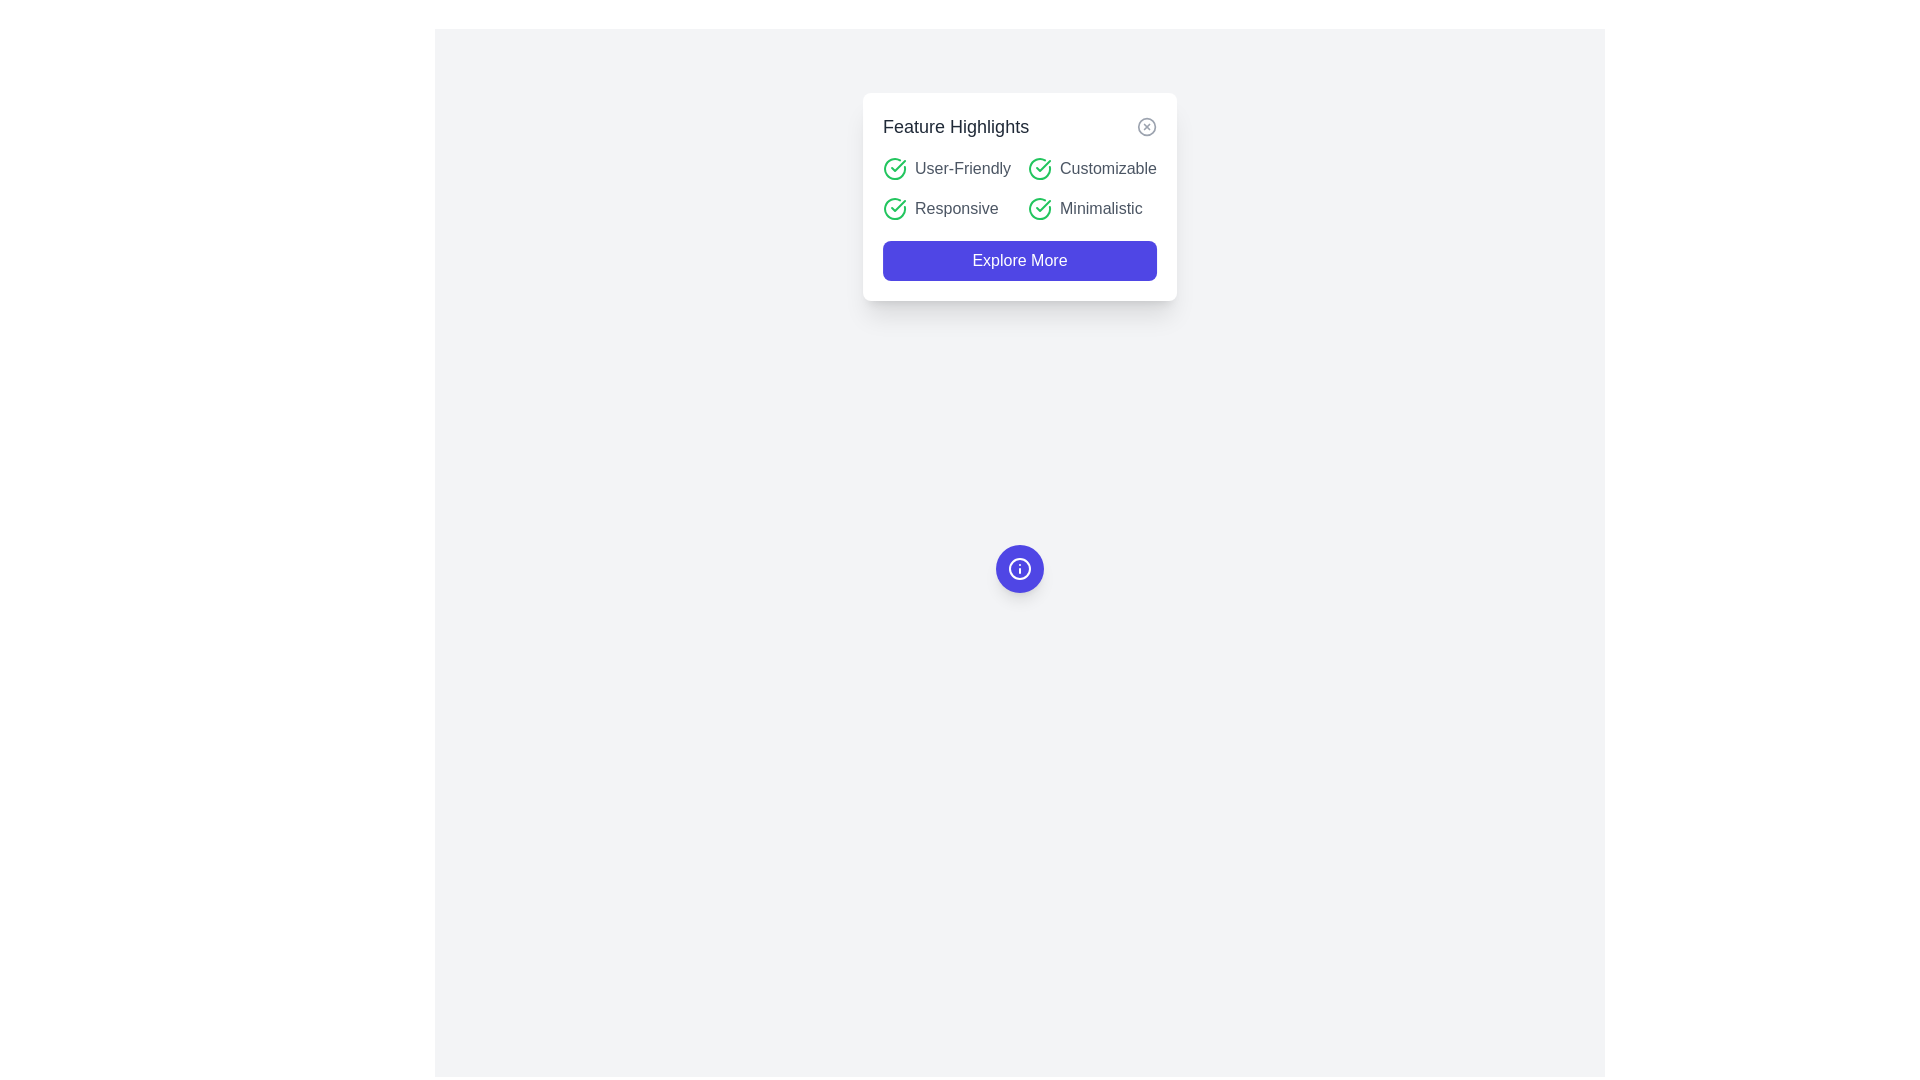 Image resolution: width=1920 pixels, height=1080 pixels. Describe the element at coordinates (1147, 127) in the screenshot. I see `the circle element in the SVG icon located at the top-right corner of the feature highlights card component` at that location.